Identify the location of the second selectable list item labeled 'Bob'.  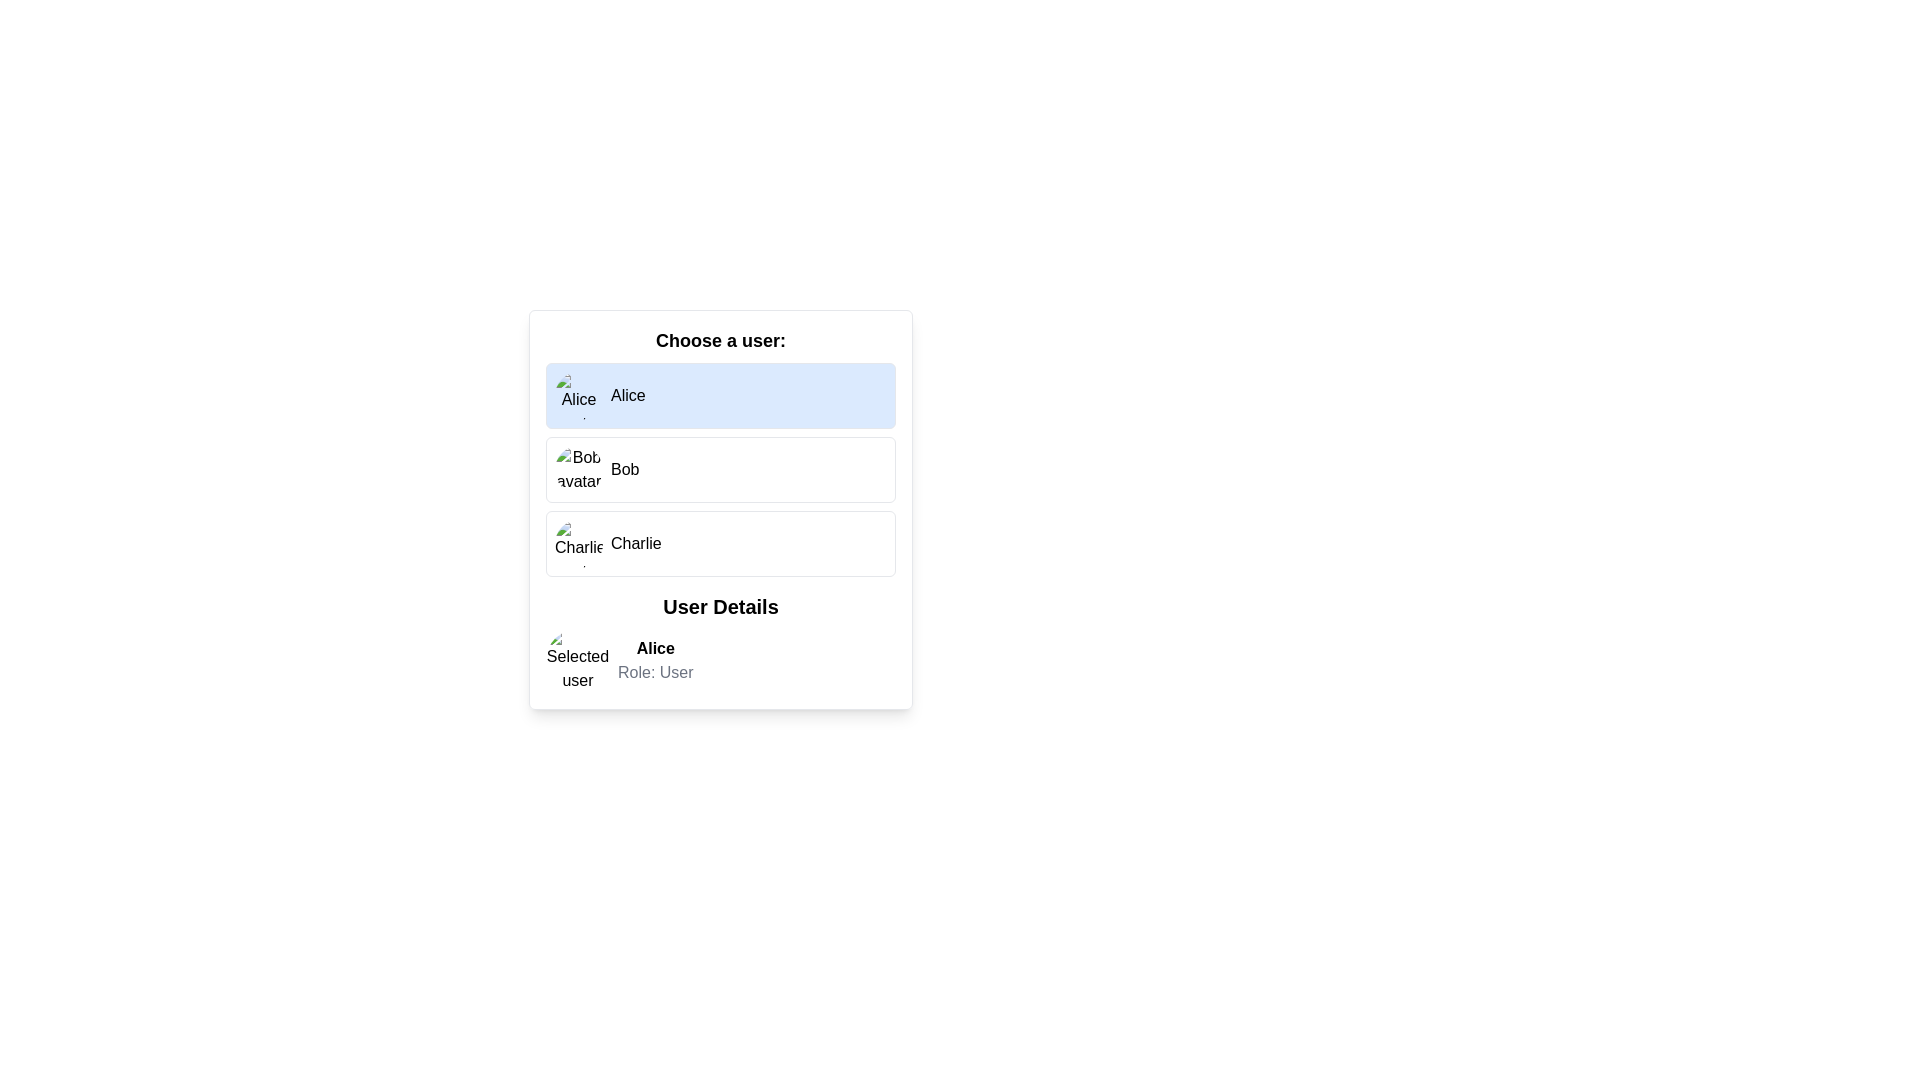
(720, 470).